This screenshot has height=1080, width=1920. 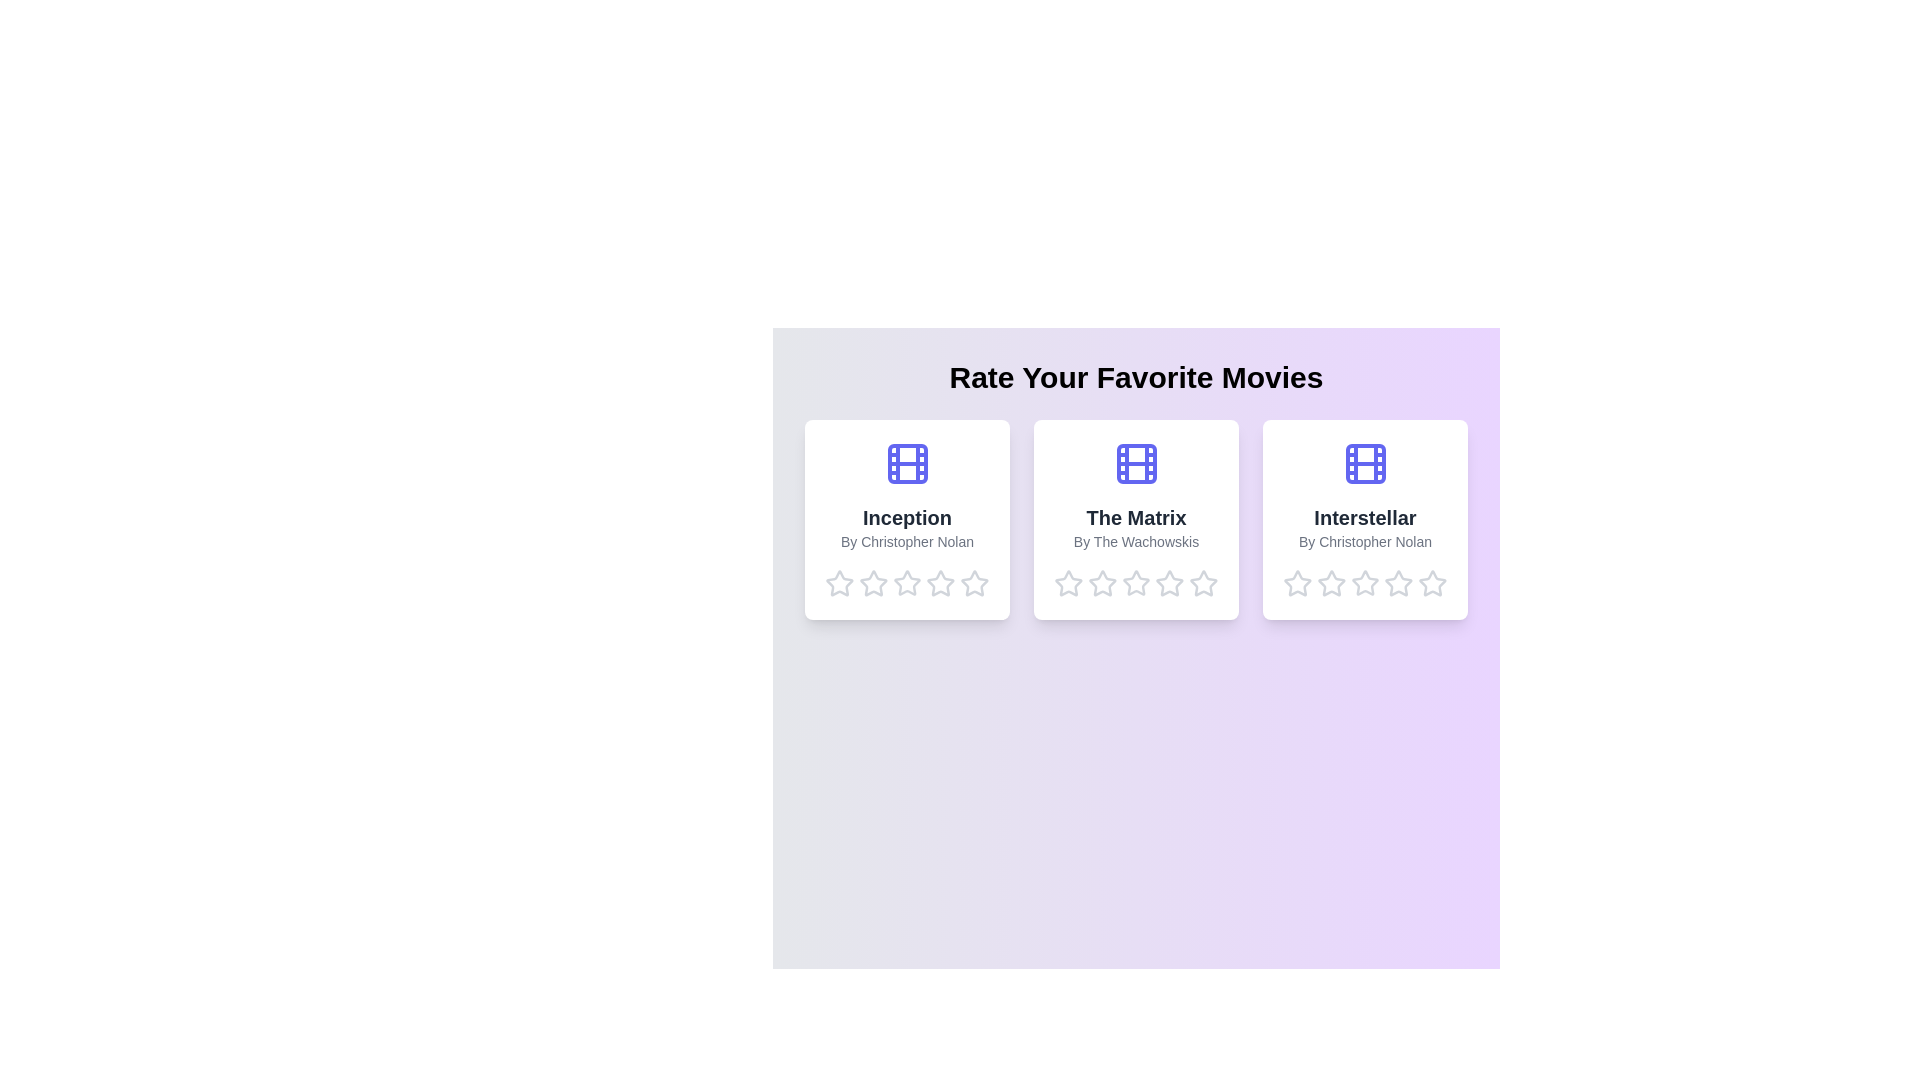 I want to click on the star corresponding to 5 stars for the movie The Matrix, so click(x=1203, y=583).